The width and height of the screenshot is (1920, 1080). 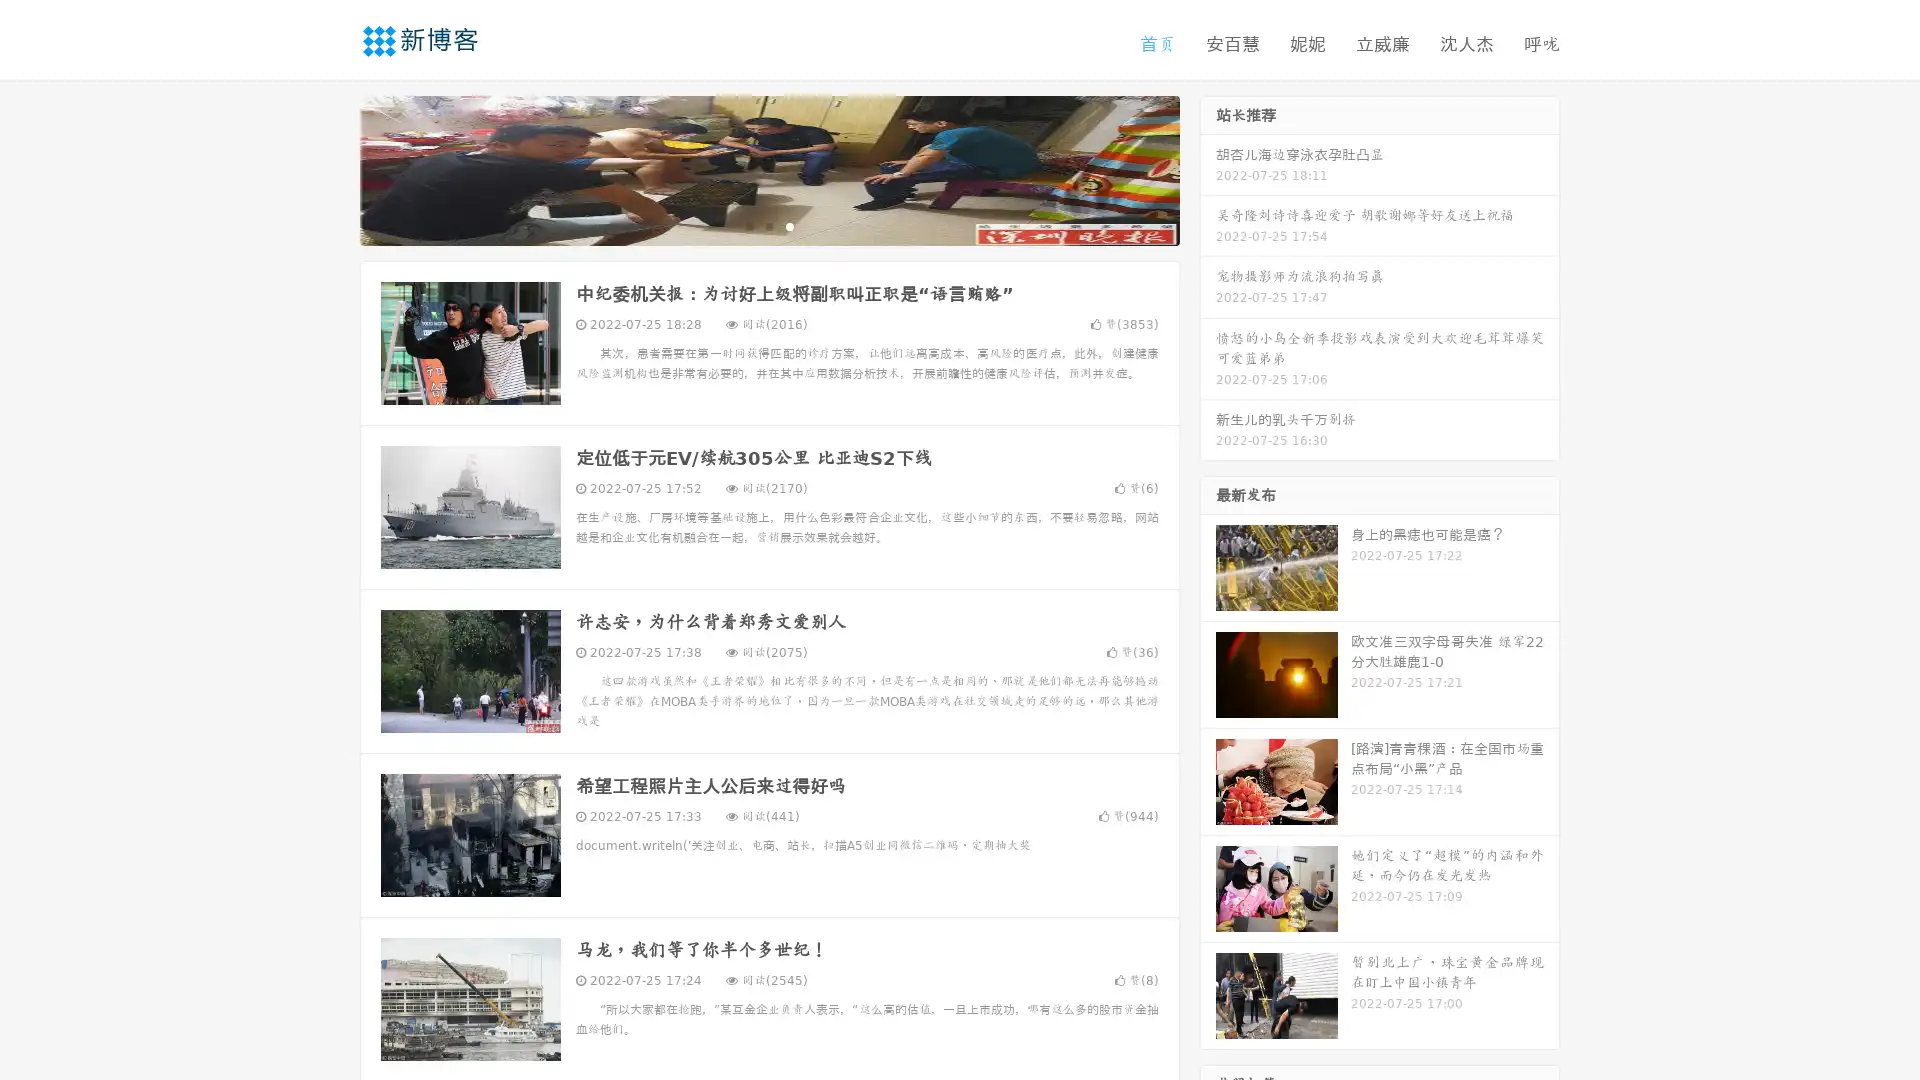 I want to click on Go to slide 3, so click(x=789, y=225).